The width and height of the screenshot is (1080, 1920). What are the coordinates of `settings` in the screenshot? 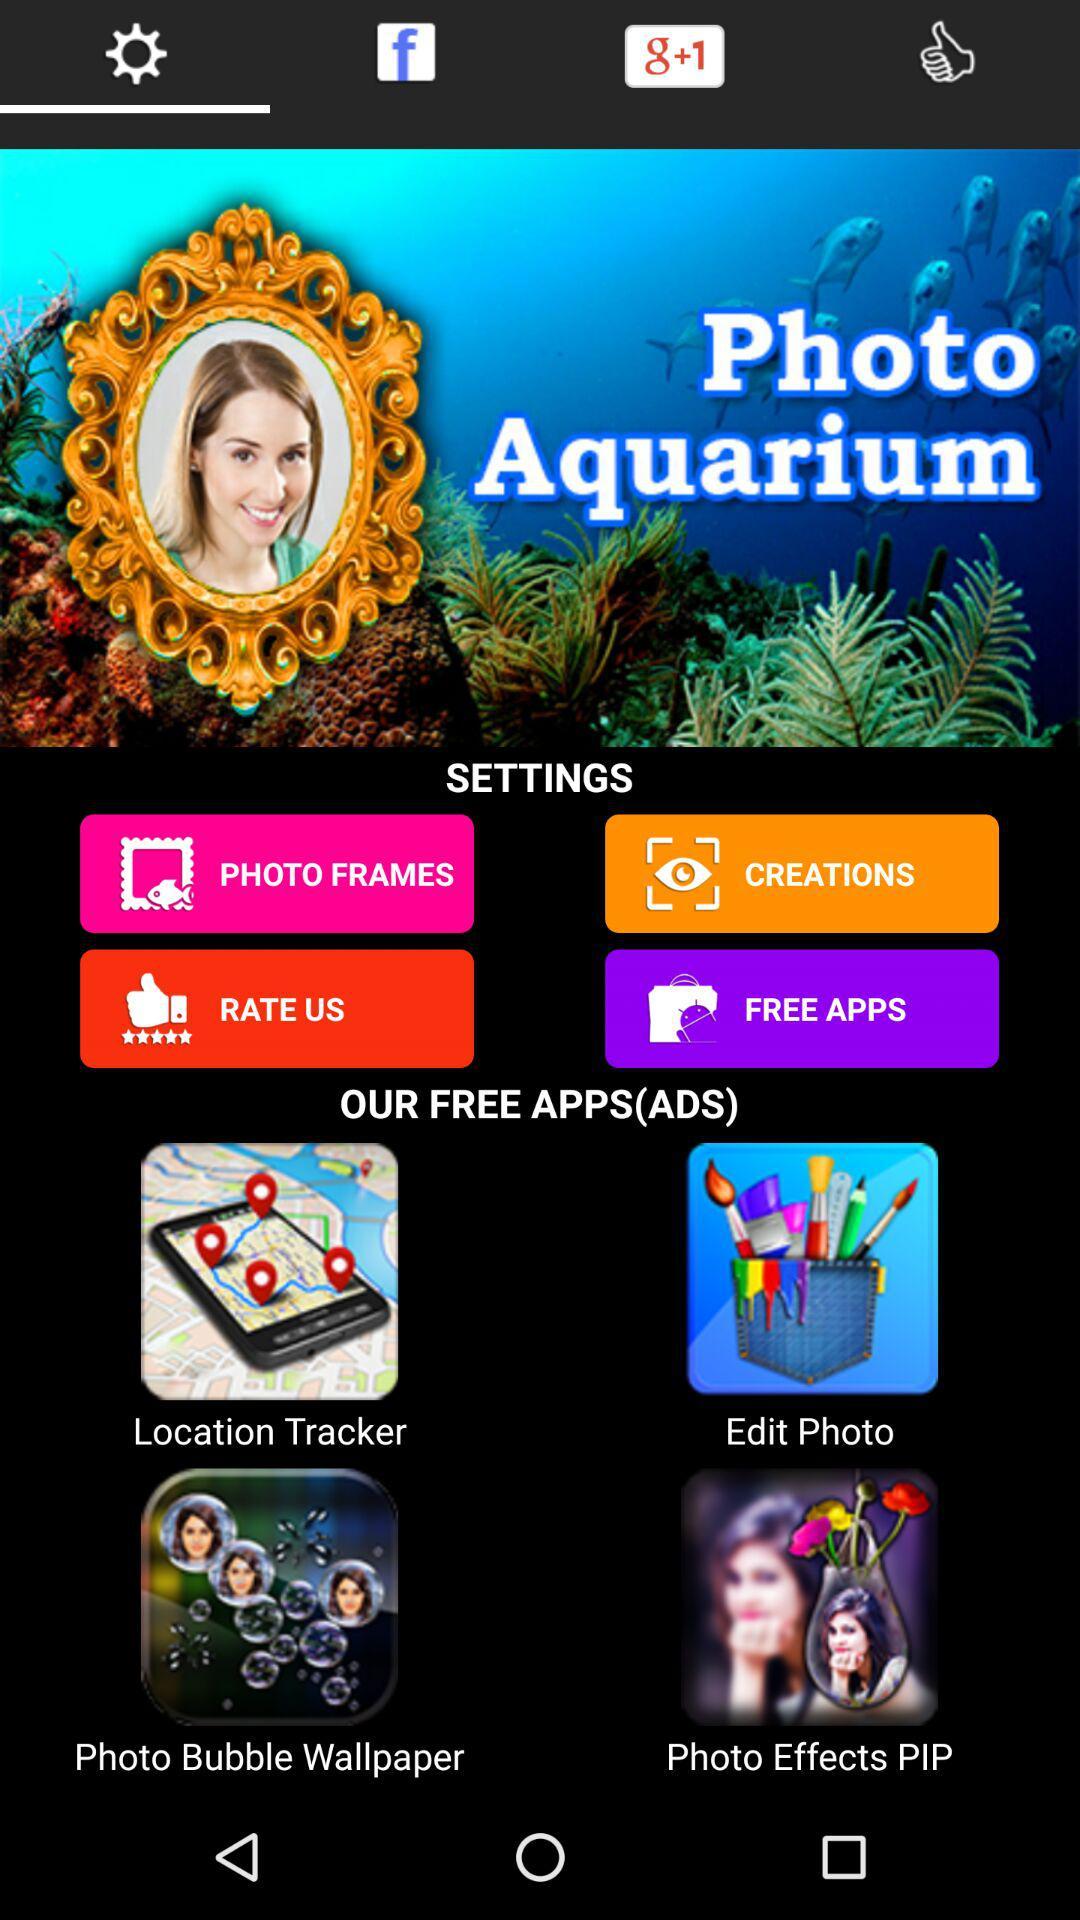 It's located at (135, 52).